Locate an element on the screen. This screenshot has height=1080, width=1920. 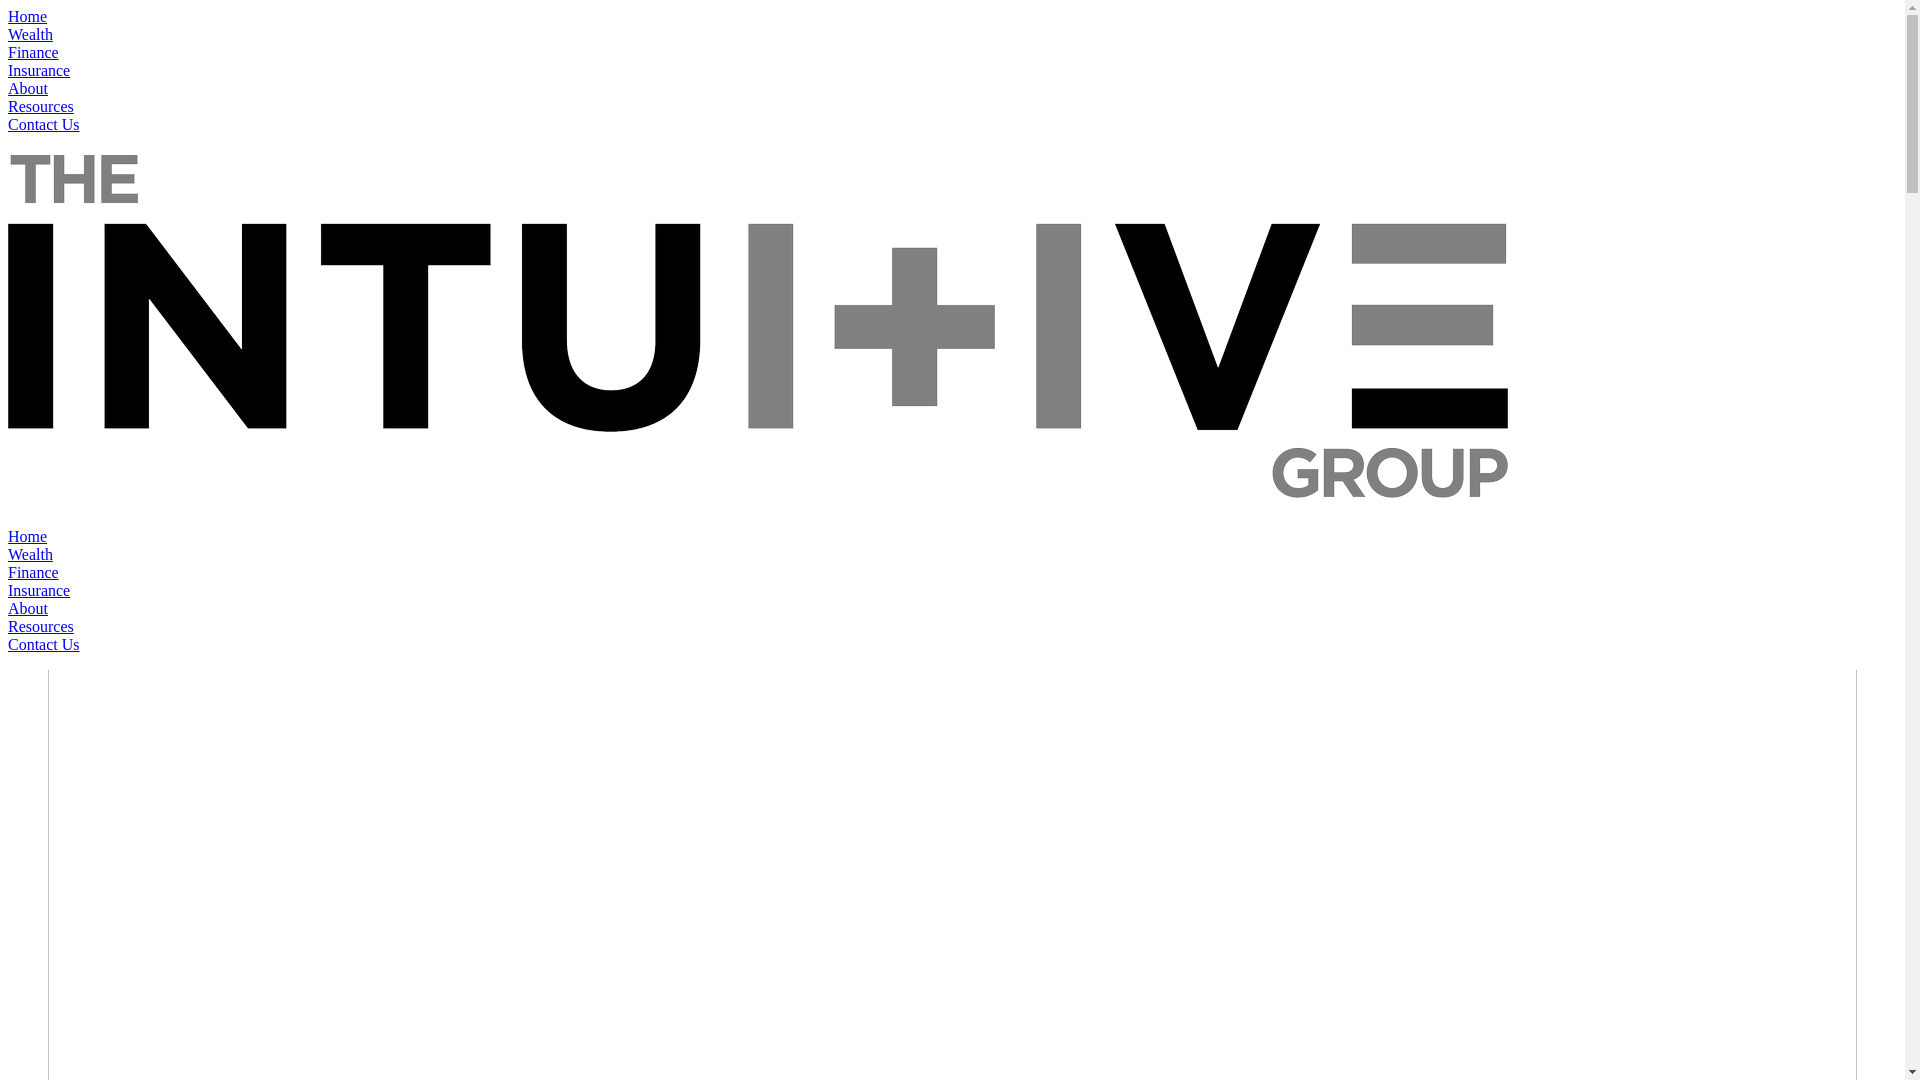
'Insurance' is located at coordinates (38, 589).